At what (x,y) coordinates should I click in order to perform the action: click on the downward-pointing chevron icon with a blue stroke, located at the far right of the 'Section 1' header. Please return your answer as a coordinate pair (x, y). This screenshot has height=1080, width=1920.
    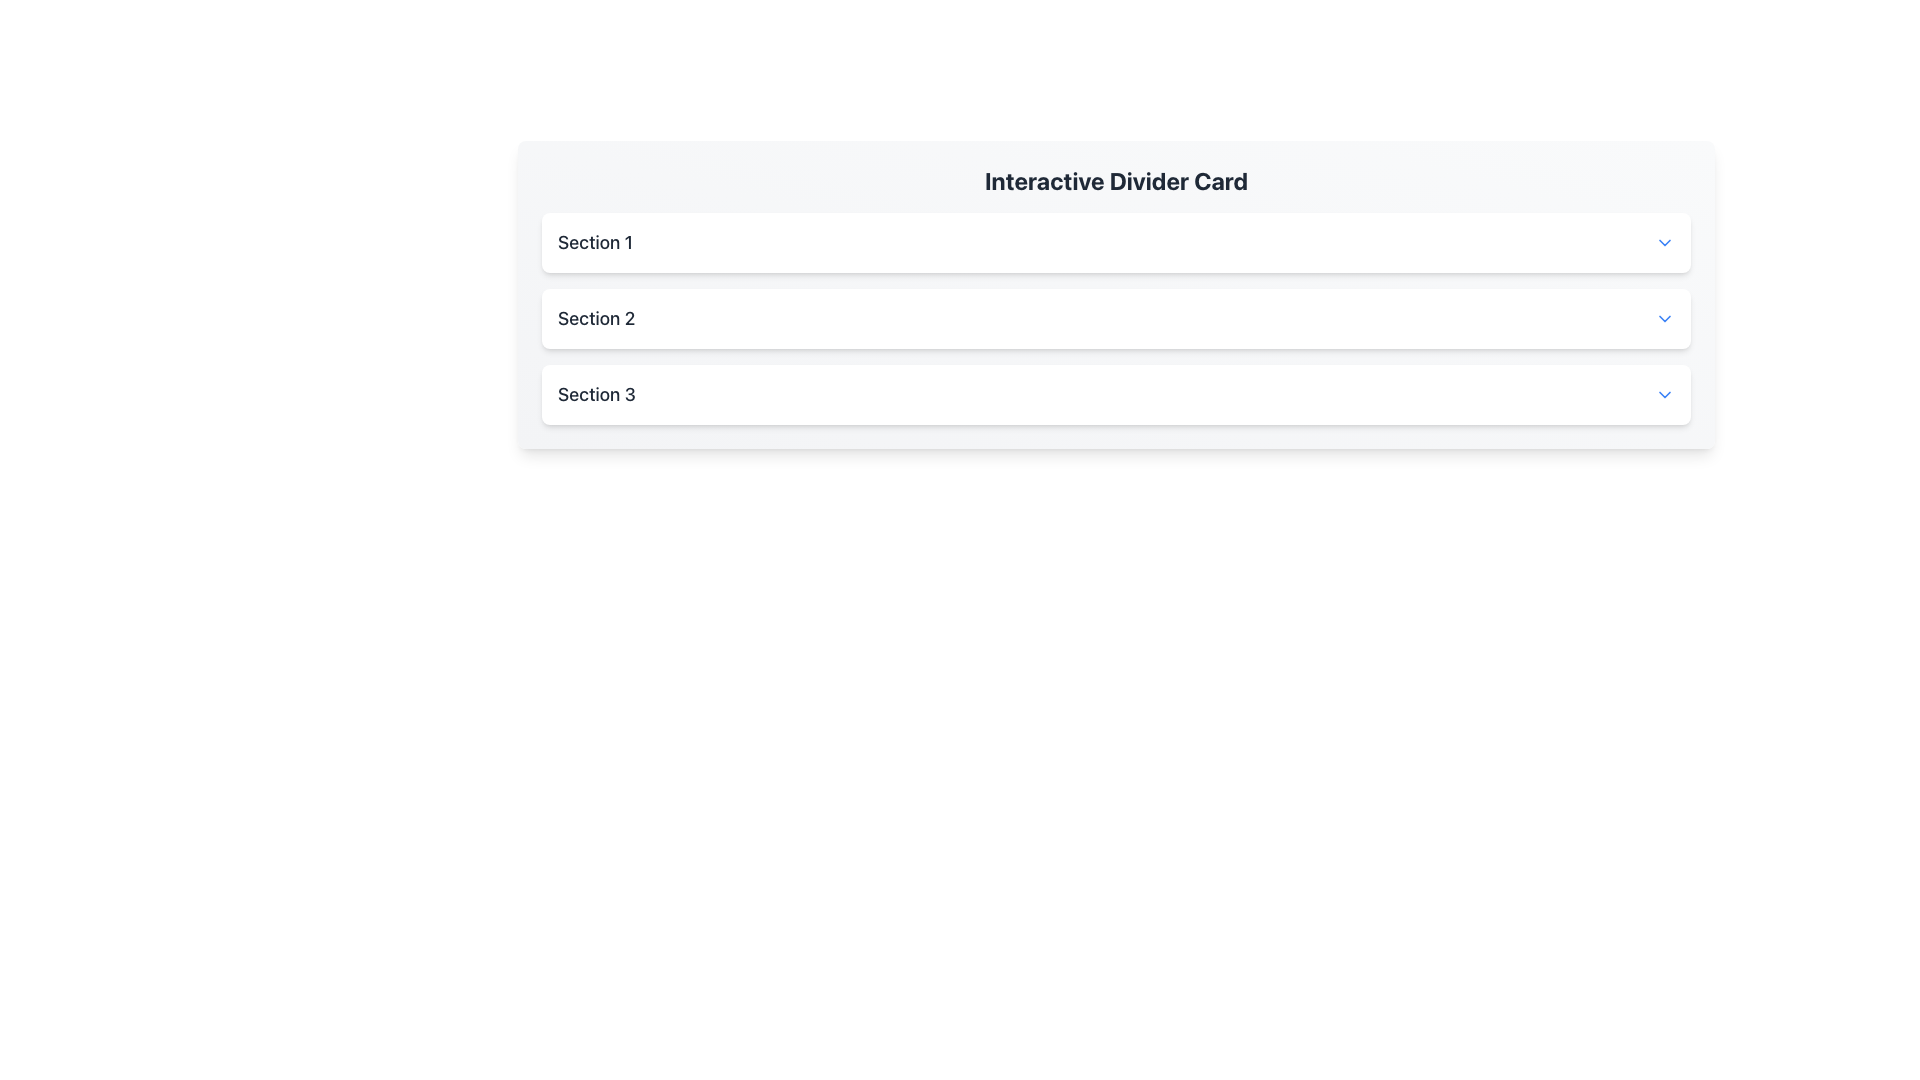
    Looking at the image, I should click on (1665, 242).